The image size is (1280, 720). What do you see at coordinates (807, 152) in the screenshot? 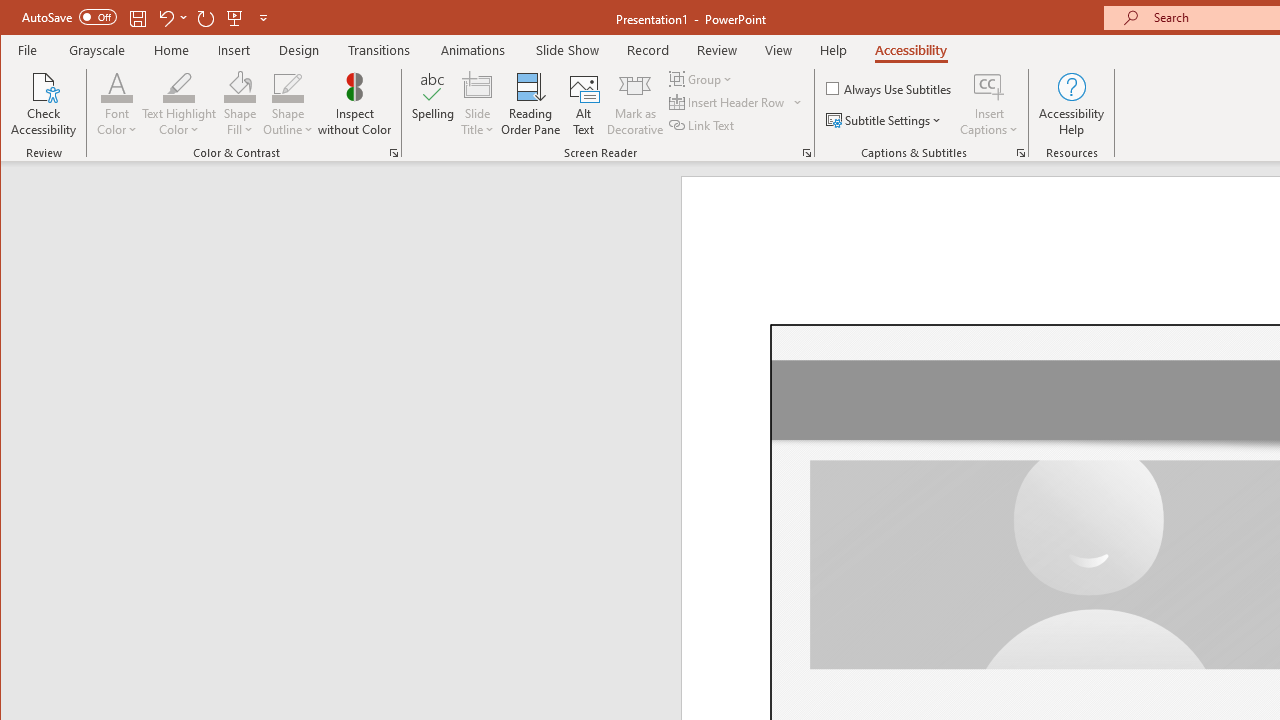
I see `'Screen Reader'` at bounding box center [807, 152].